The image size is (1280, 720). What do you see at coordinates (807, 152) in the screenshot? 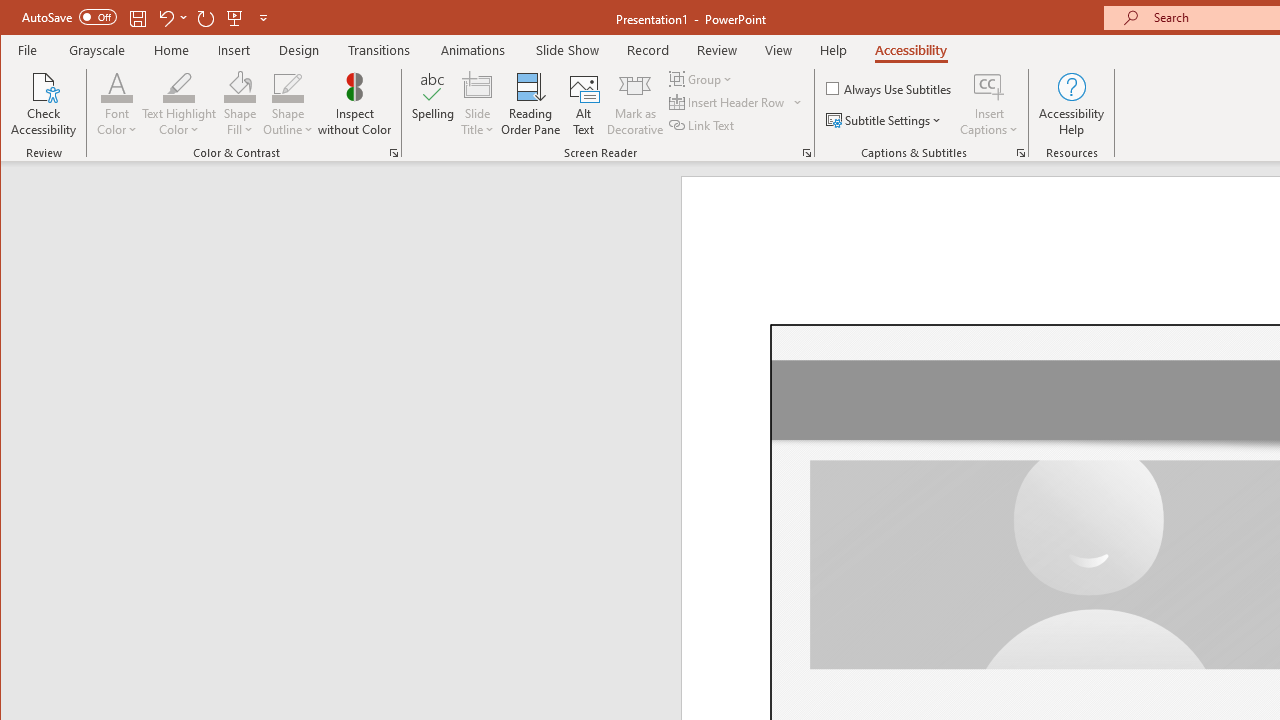
I see `'Screen Reader'` at bounding box center [807, 152].